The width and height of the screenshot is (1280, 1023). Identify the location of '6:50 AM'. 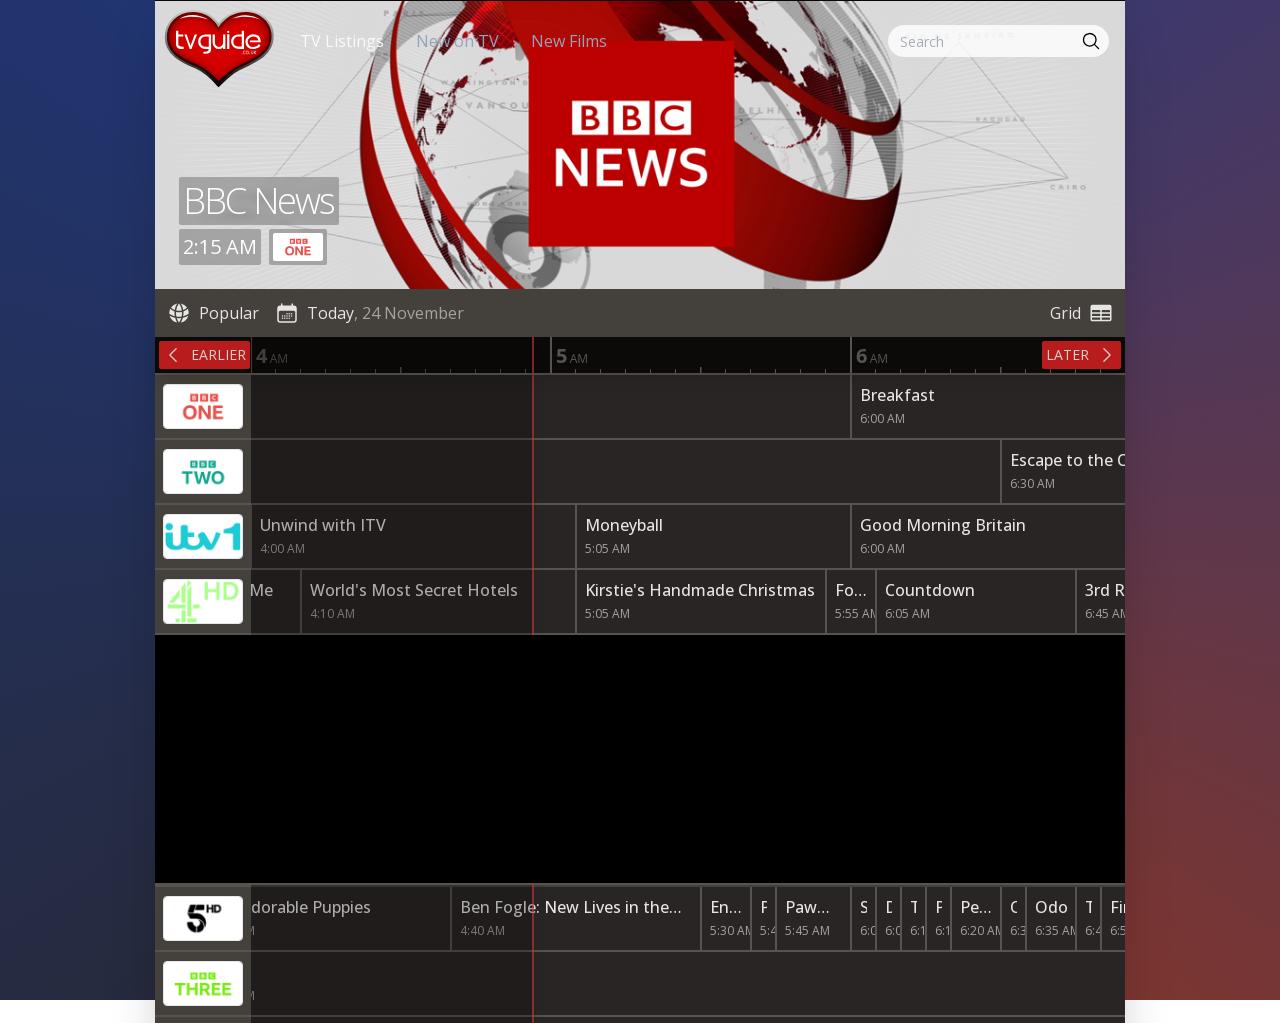
(1109, 929).